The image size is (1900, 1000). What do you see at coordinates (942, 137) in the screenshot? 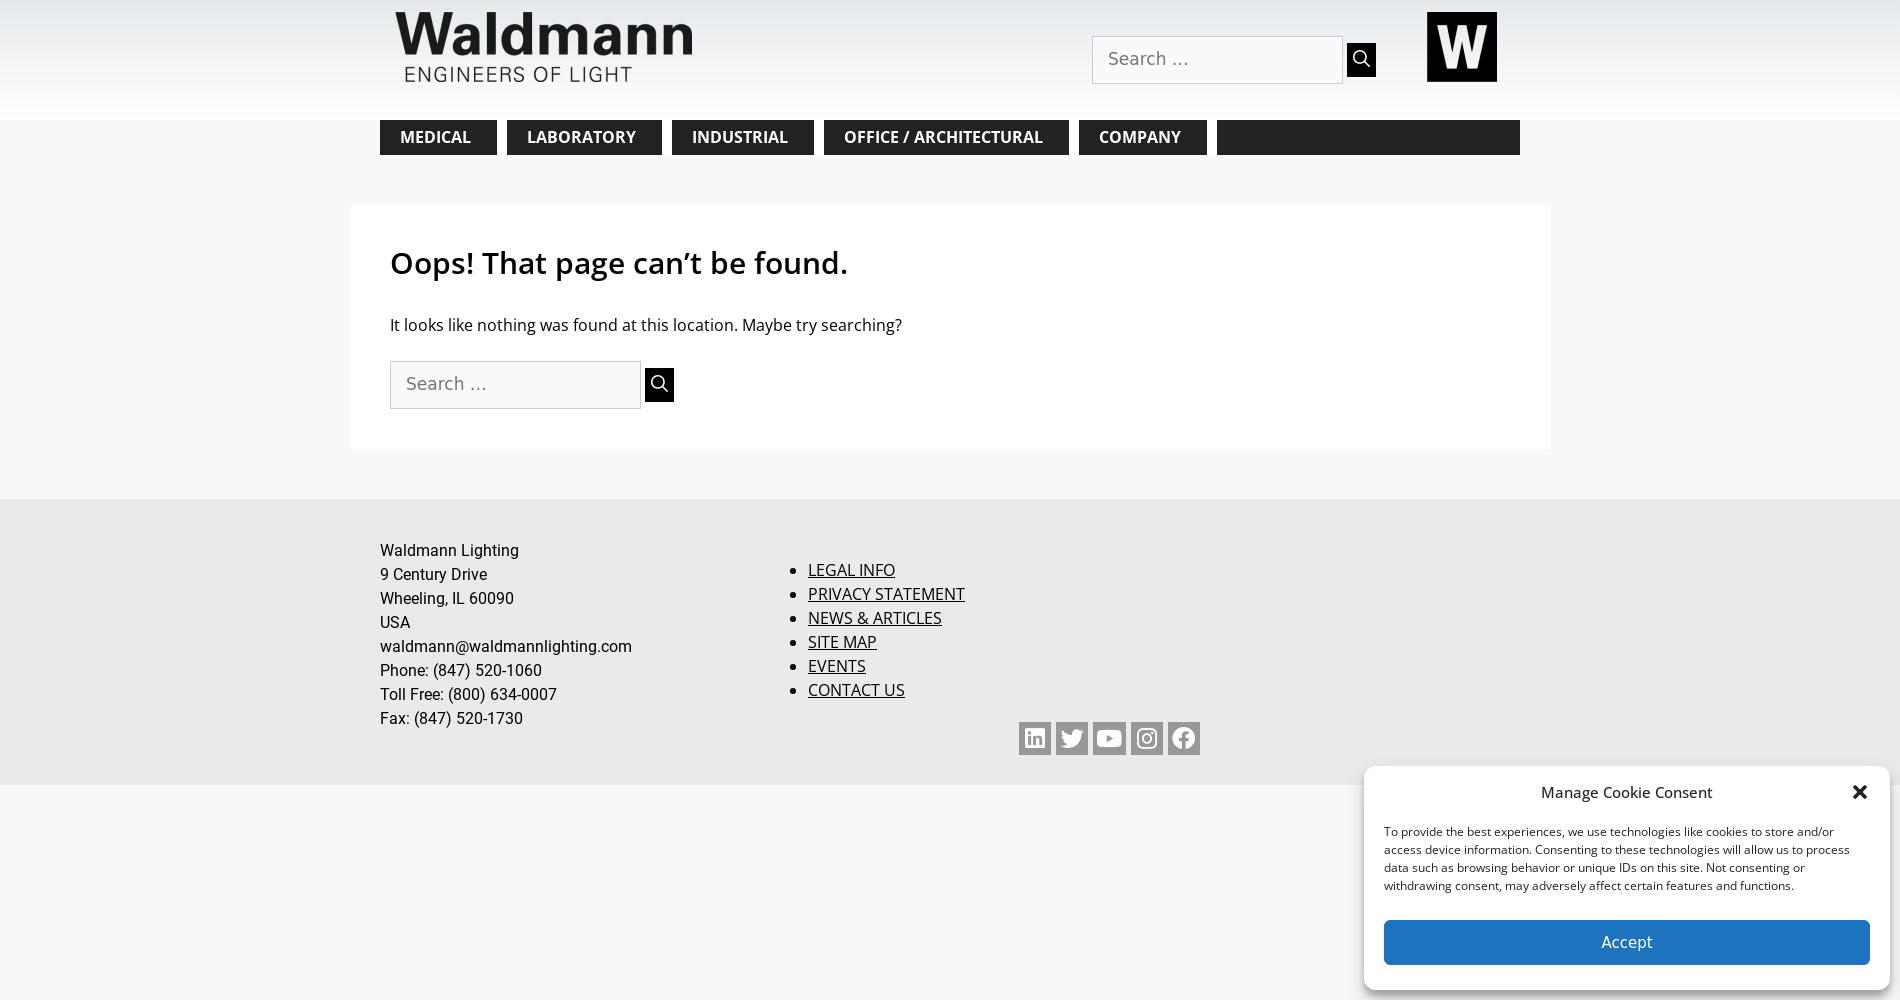
I see `'OFFICE / ARCHITECTURAL'` at bounding box center [942, 137].